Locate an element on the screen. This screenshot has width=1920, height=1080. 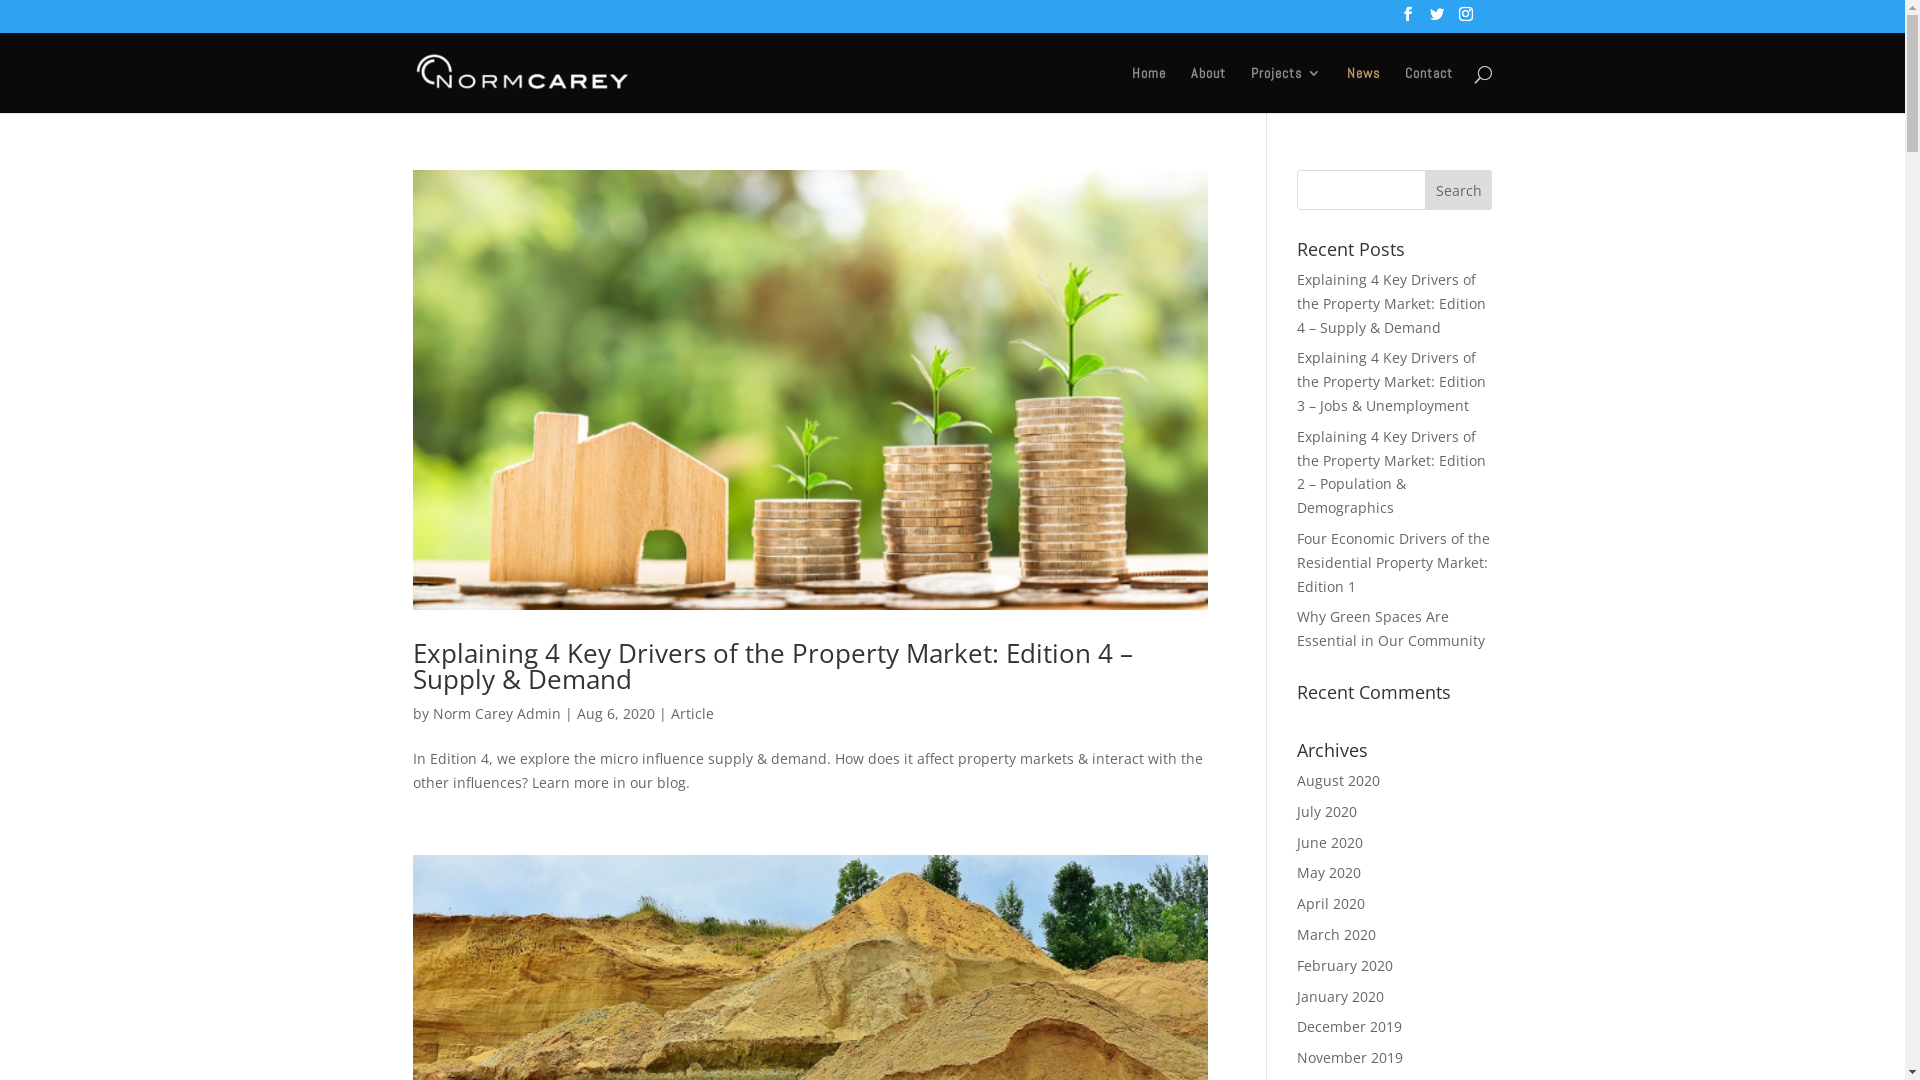
'Search' is located at coordinates (1459, 189).